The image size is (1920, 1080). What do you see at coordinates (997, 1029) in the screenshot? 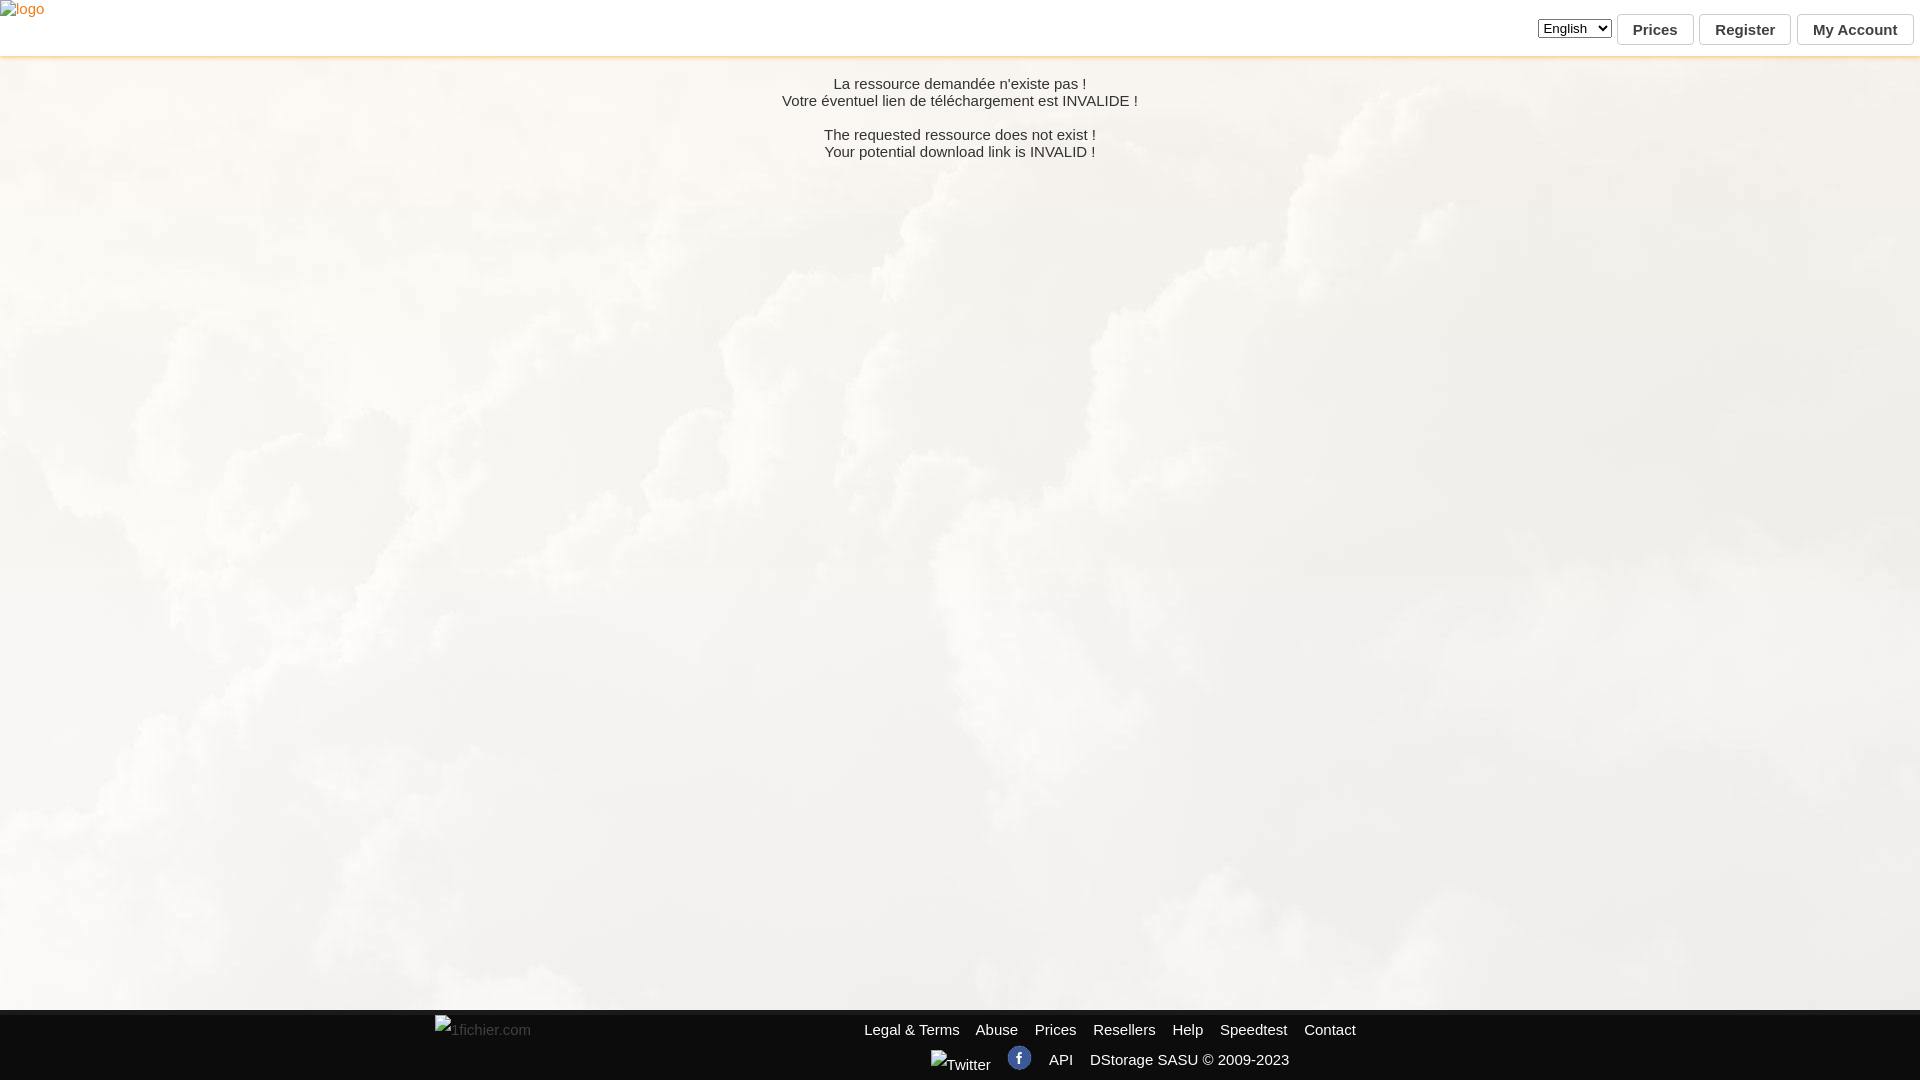
I see `'Abuse'` at bounding box center [997, 1029].